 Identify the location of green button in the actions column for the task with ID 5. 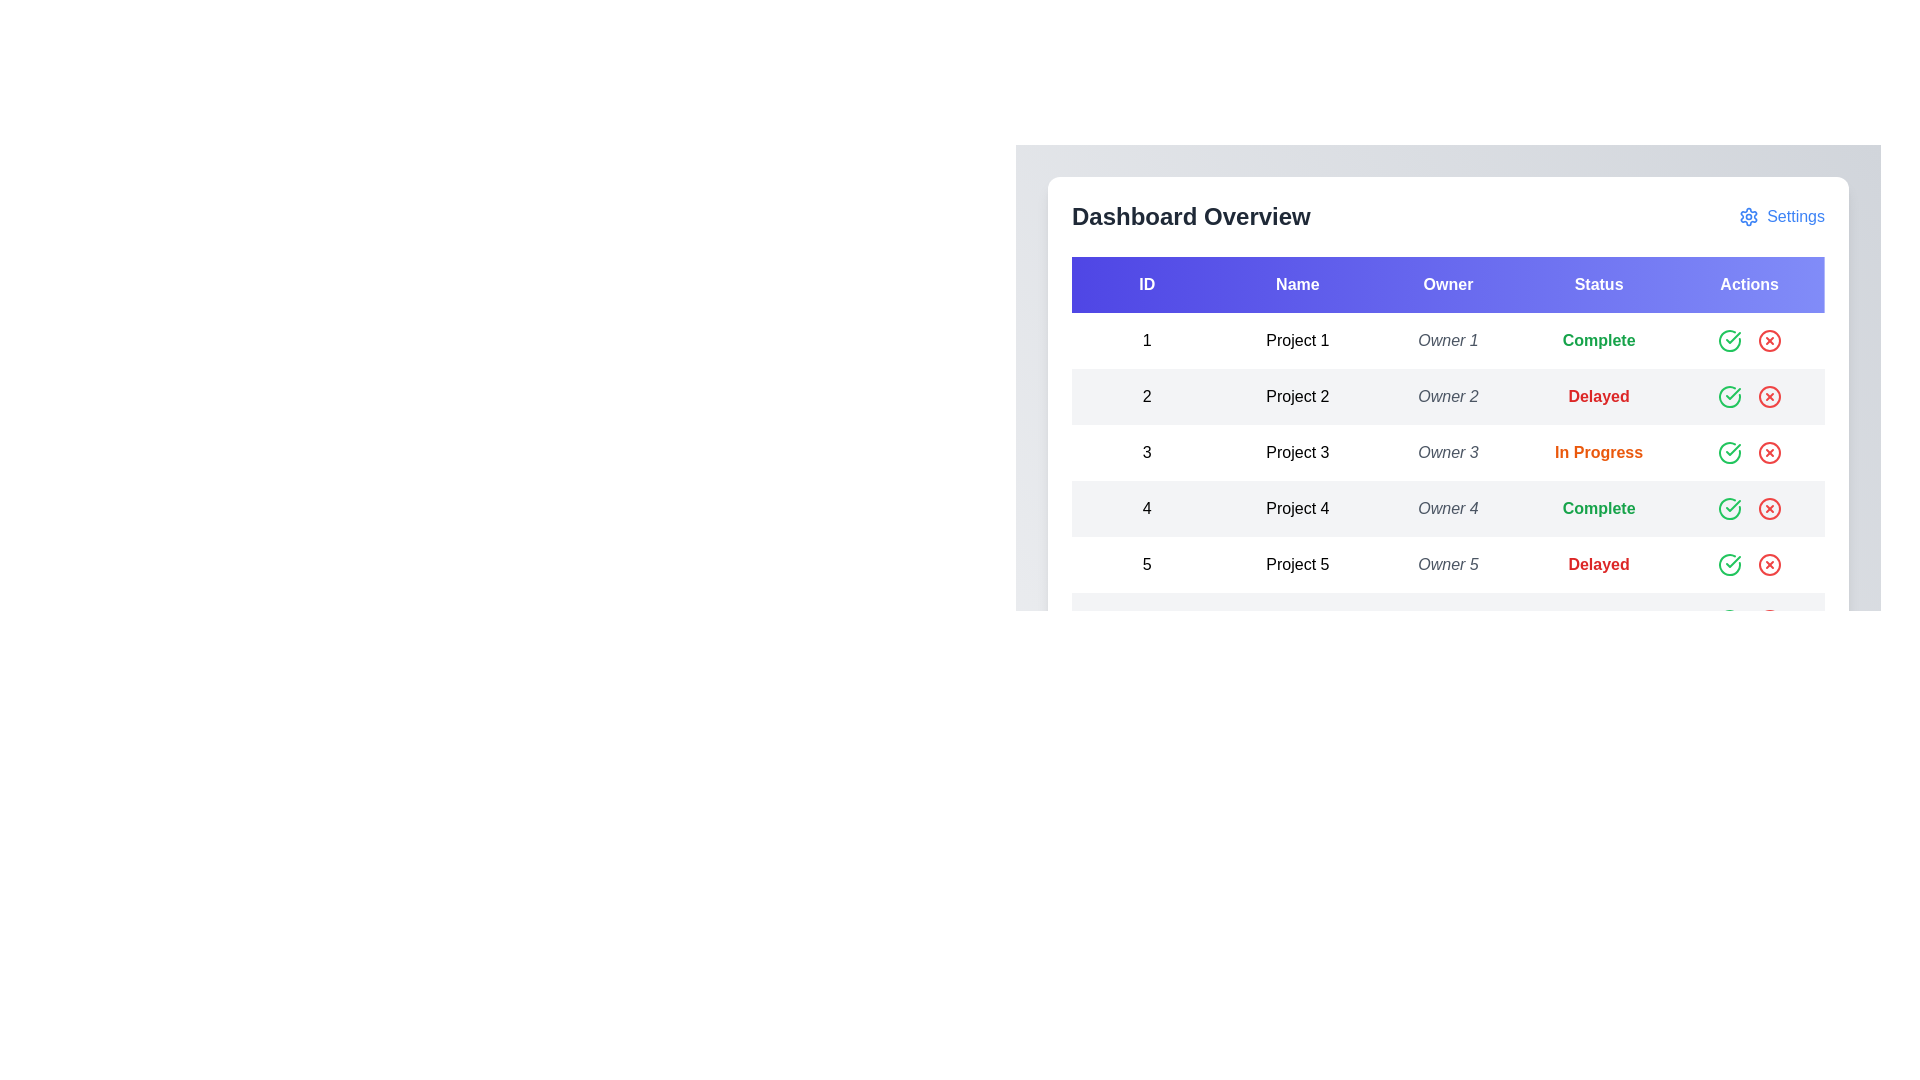
(1728, 564).